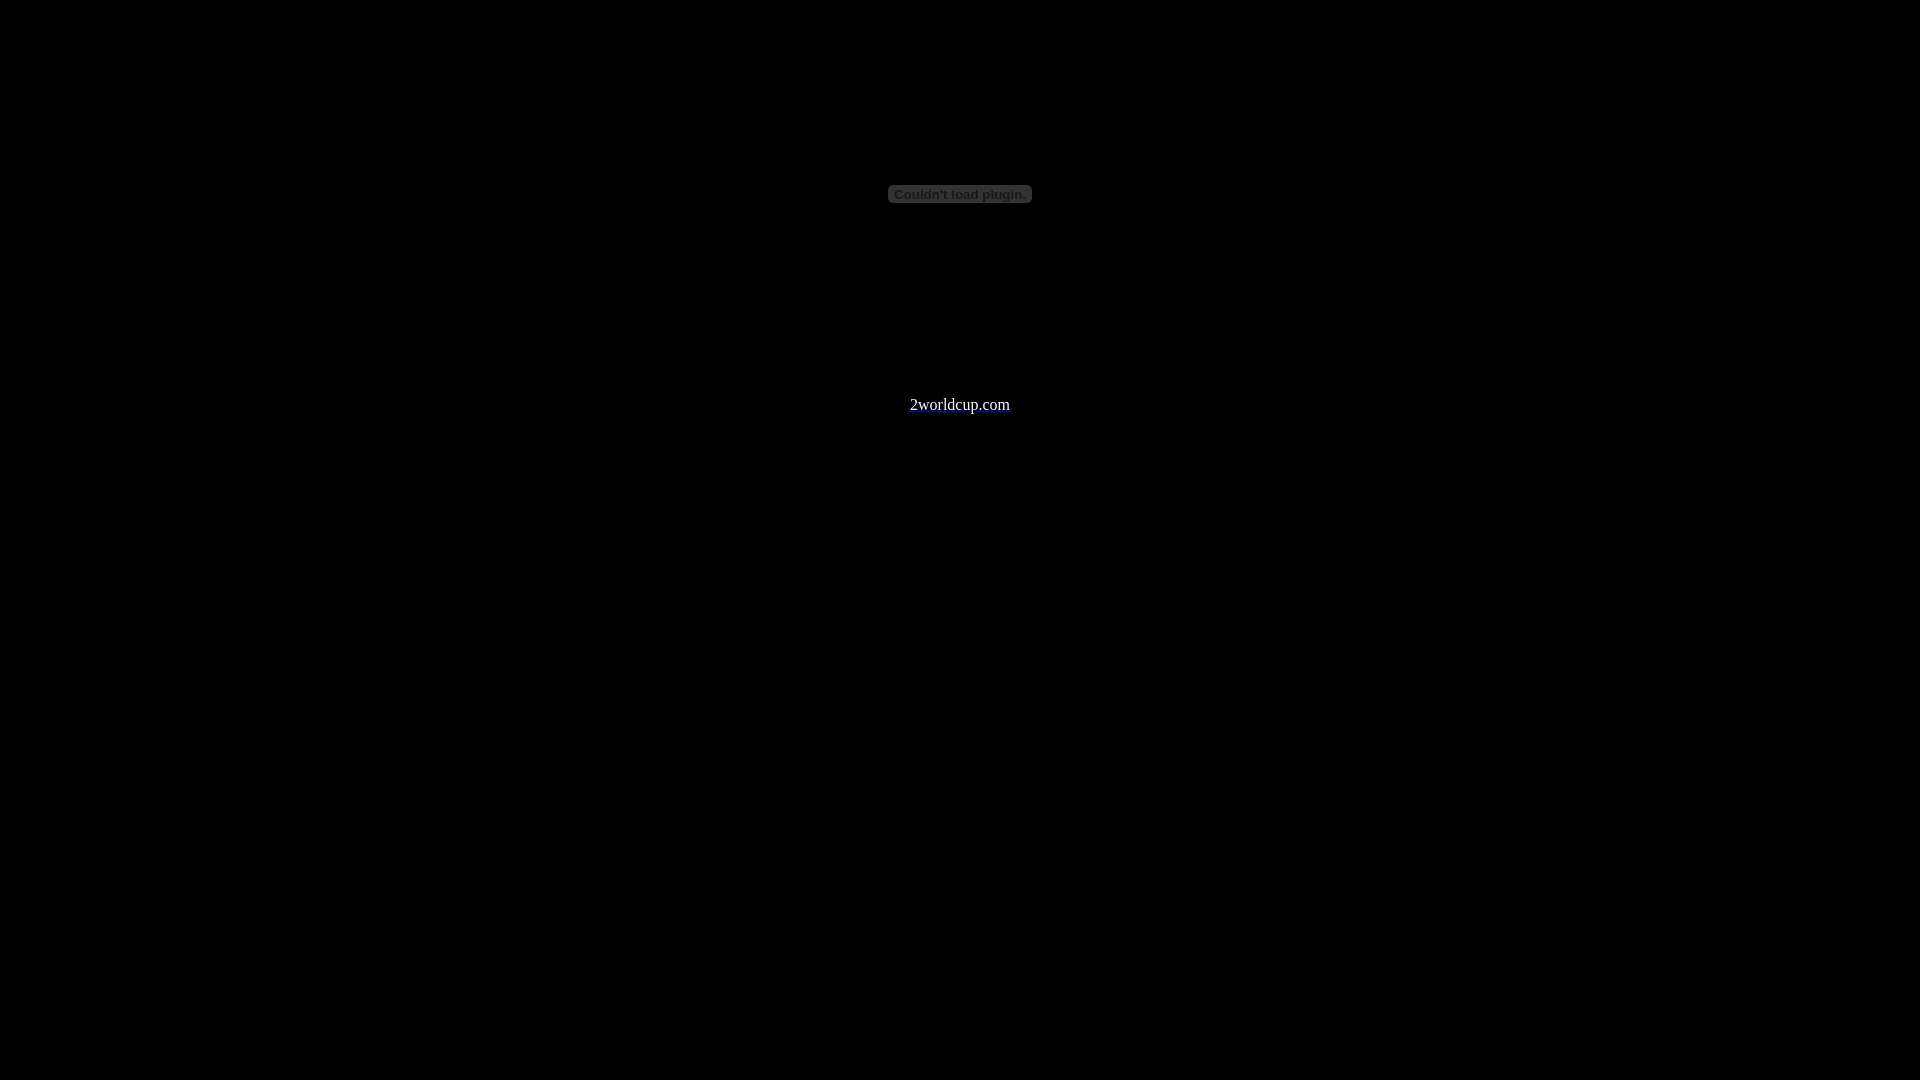 Image resolution: width=1920 pixels, height=1080 pixels. What do you see at coordinates (909, 404) in the screenshot?
I see `'2worldcup.com'` at bounding box center [909, 404].